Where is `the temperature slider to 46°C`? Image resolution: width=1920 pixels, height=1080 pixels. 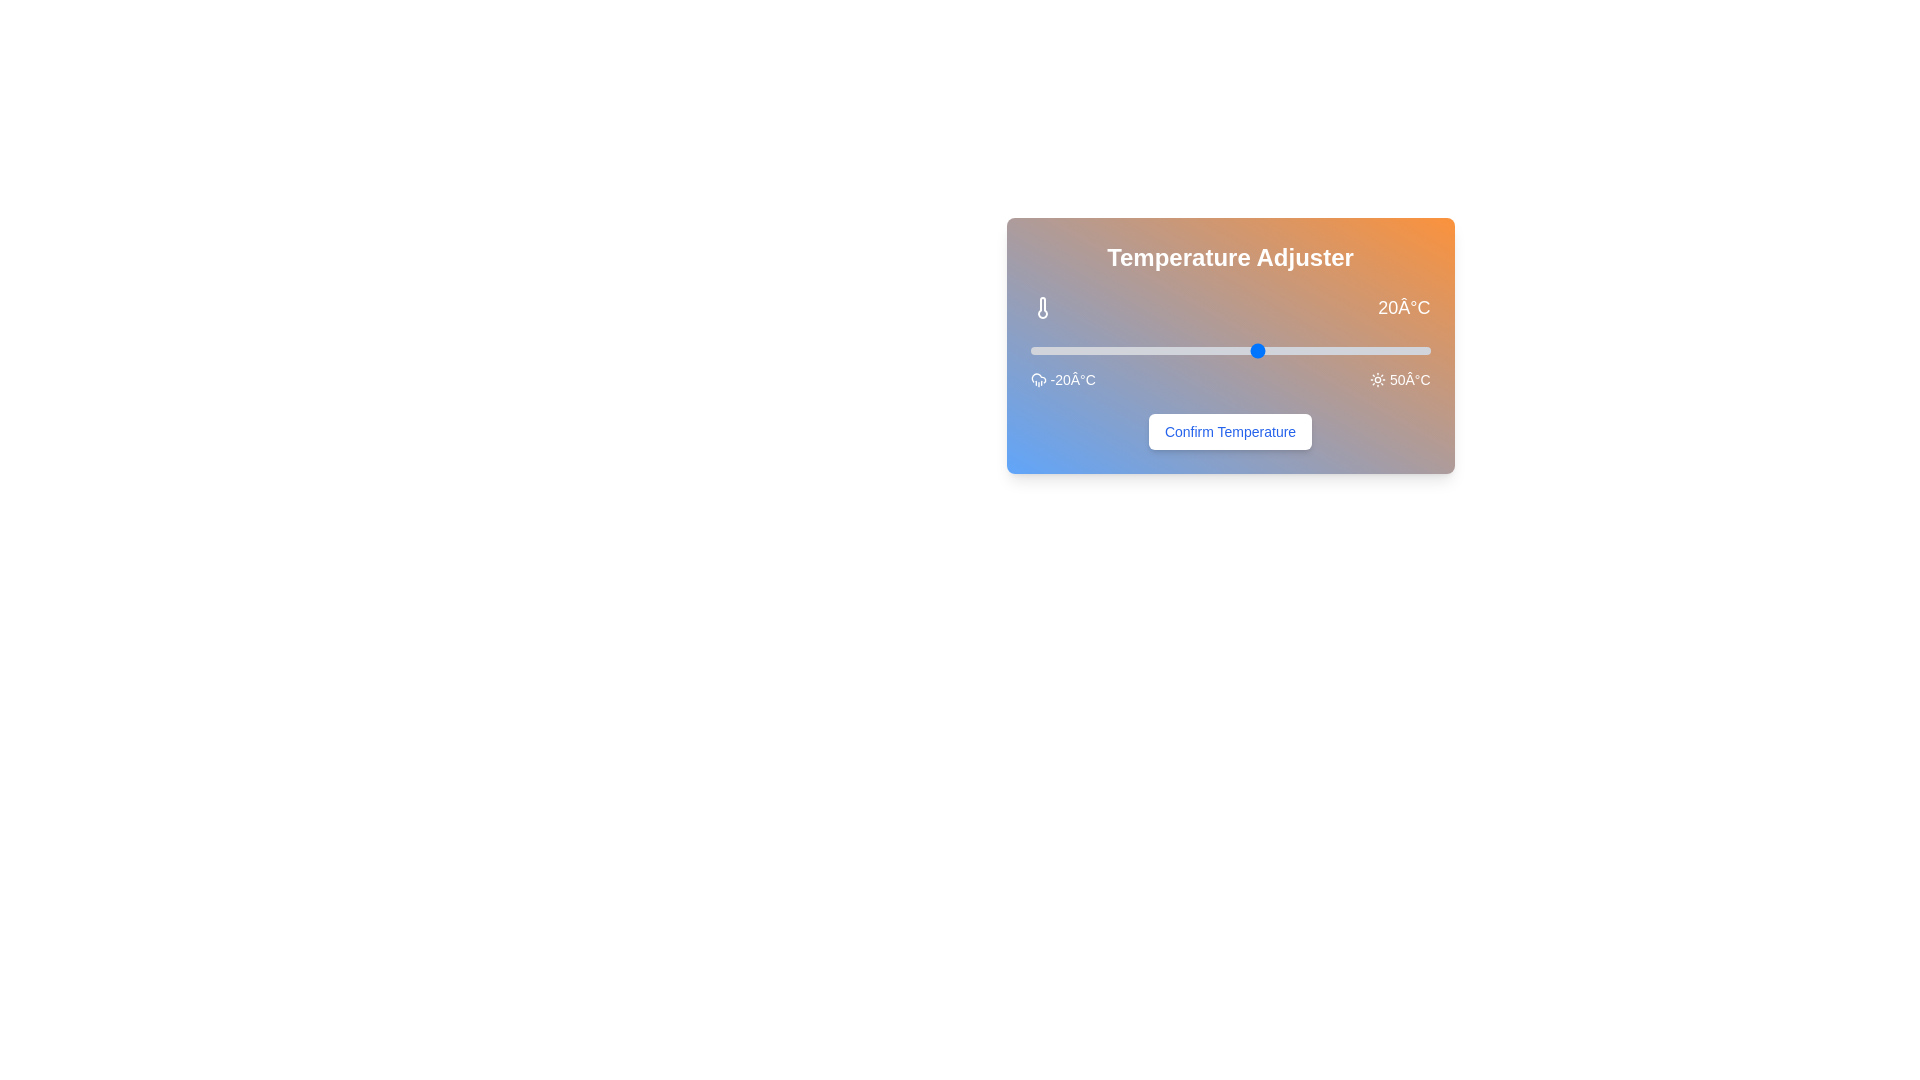 the temperature slider to 46°C is located at coordinates (1406, 350).